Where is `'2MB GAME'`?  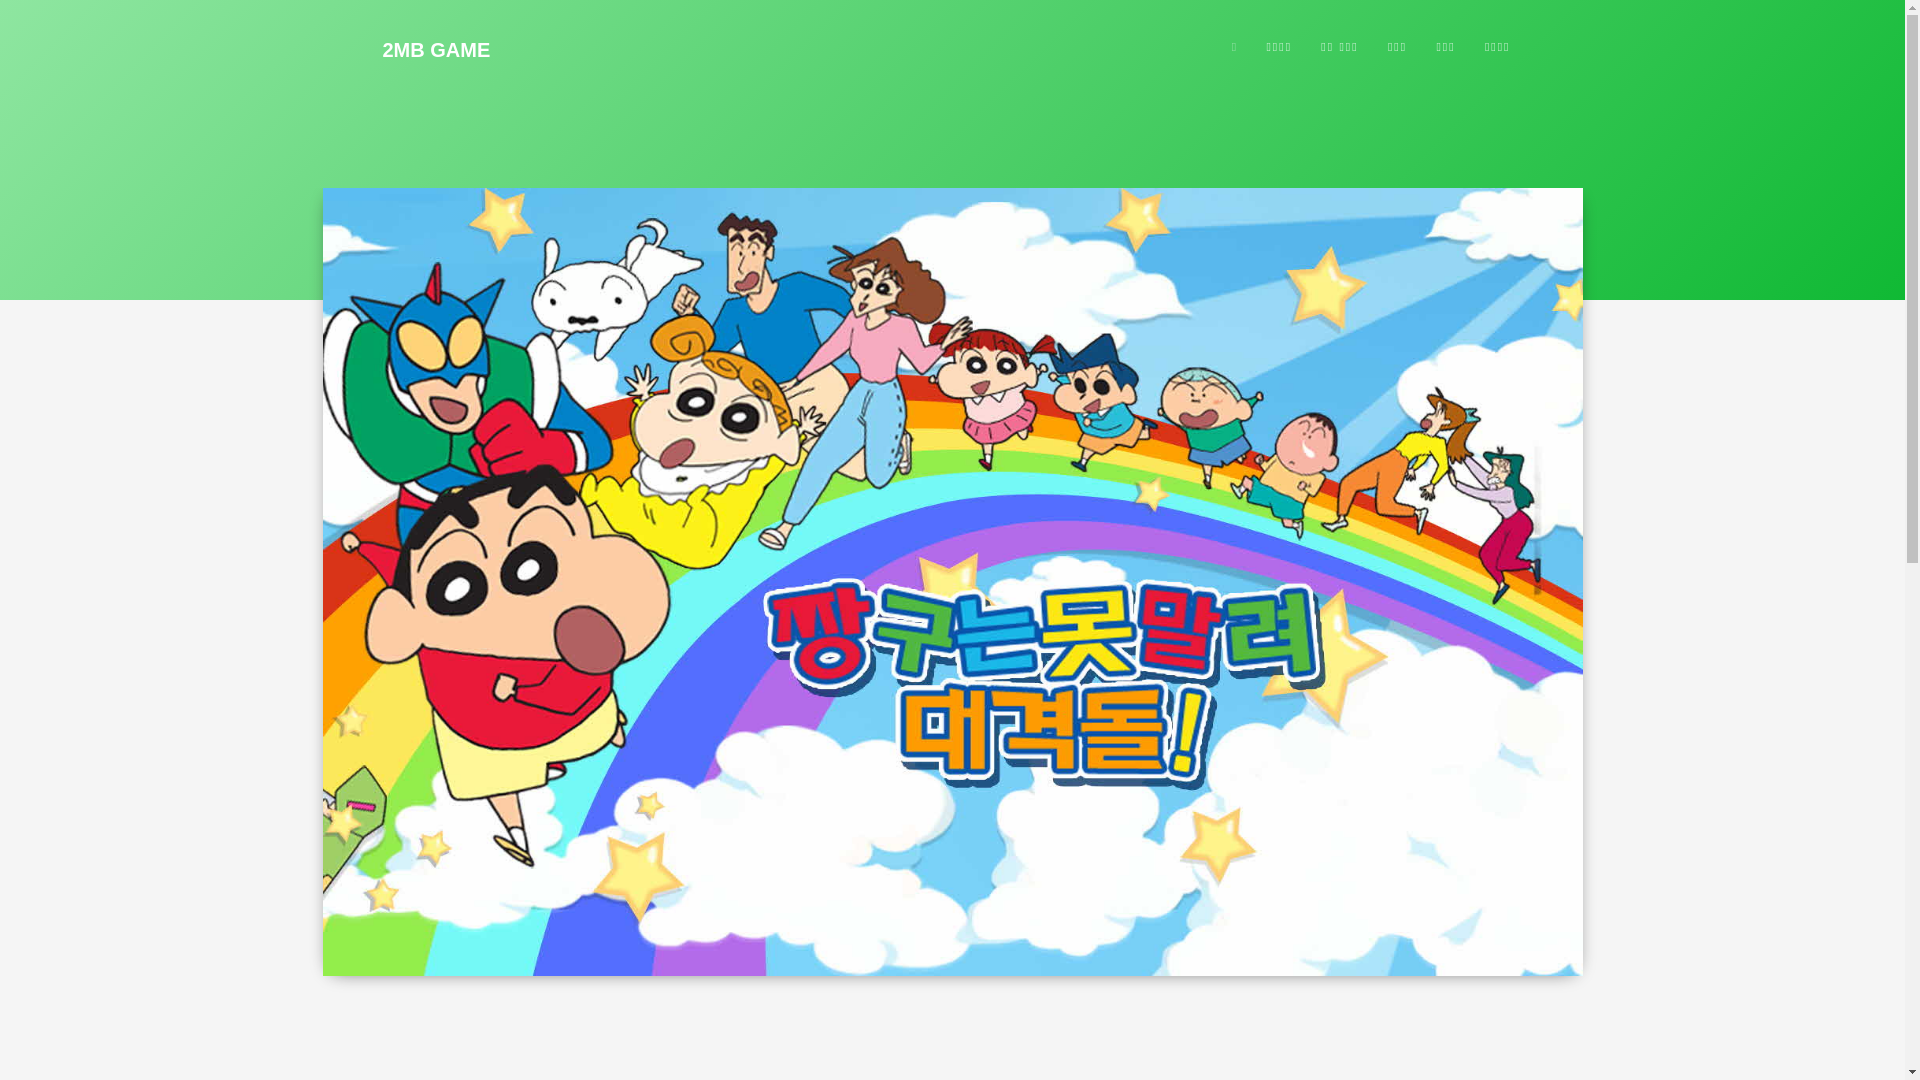
'2MB GAME' is located at coordinates (435, 49).